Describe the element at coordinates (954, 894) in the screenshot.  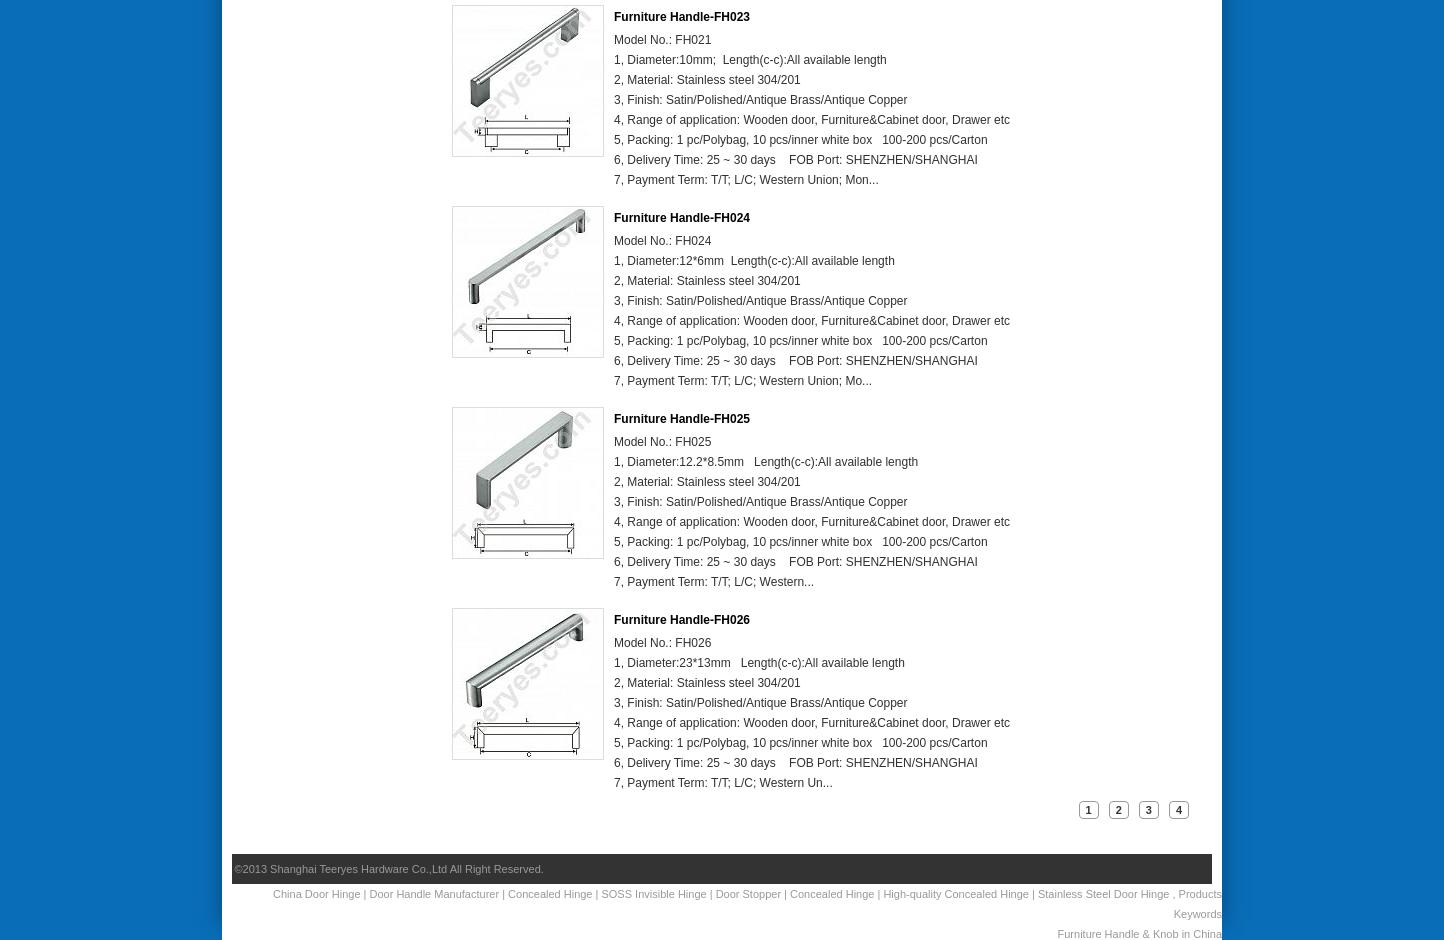
I see `'High-quality Concealed Hinge'` at that location.